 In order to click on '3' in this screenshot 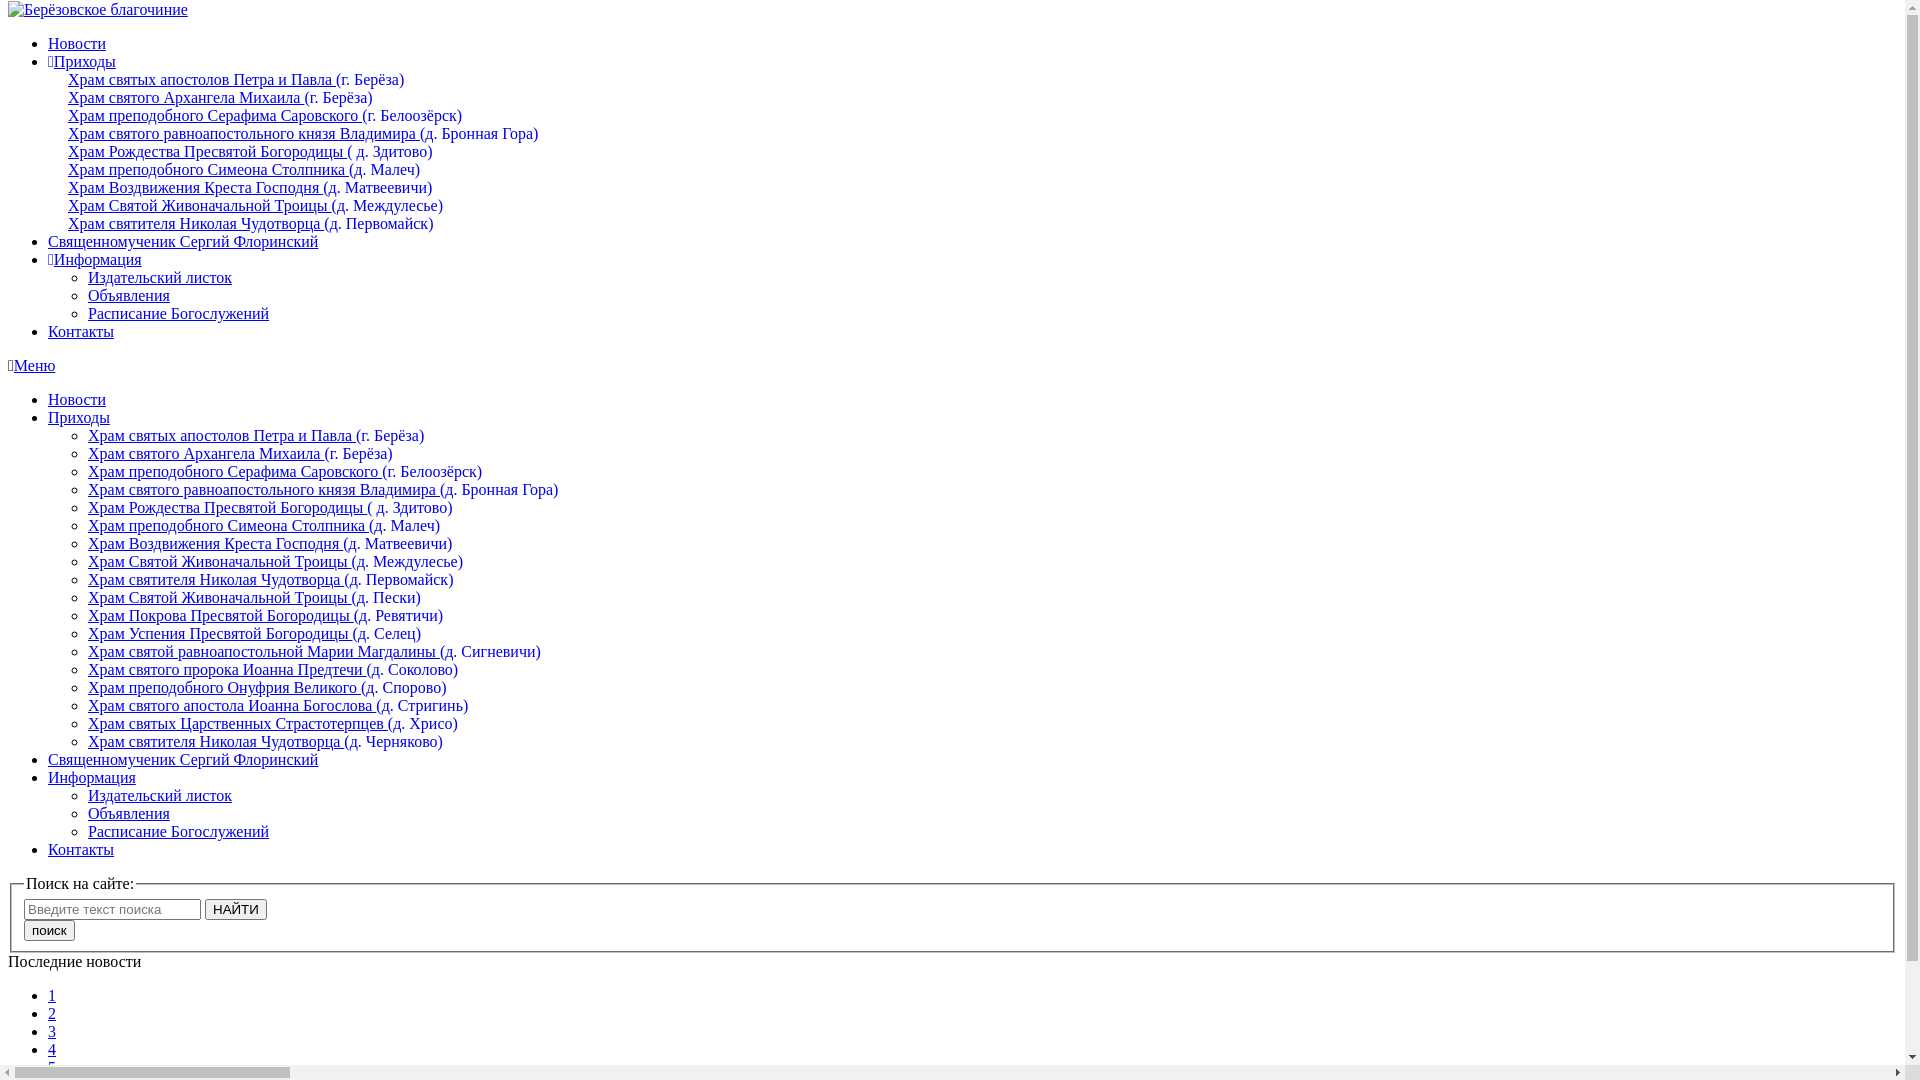, I will do `click(48, 1031)`.